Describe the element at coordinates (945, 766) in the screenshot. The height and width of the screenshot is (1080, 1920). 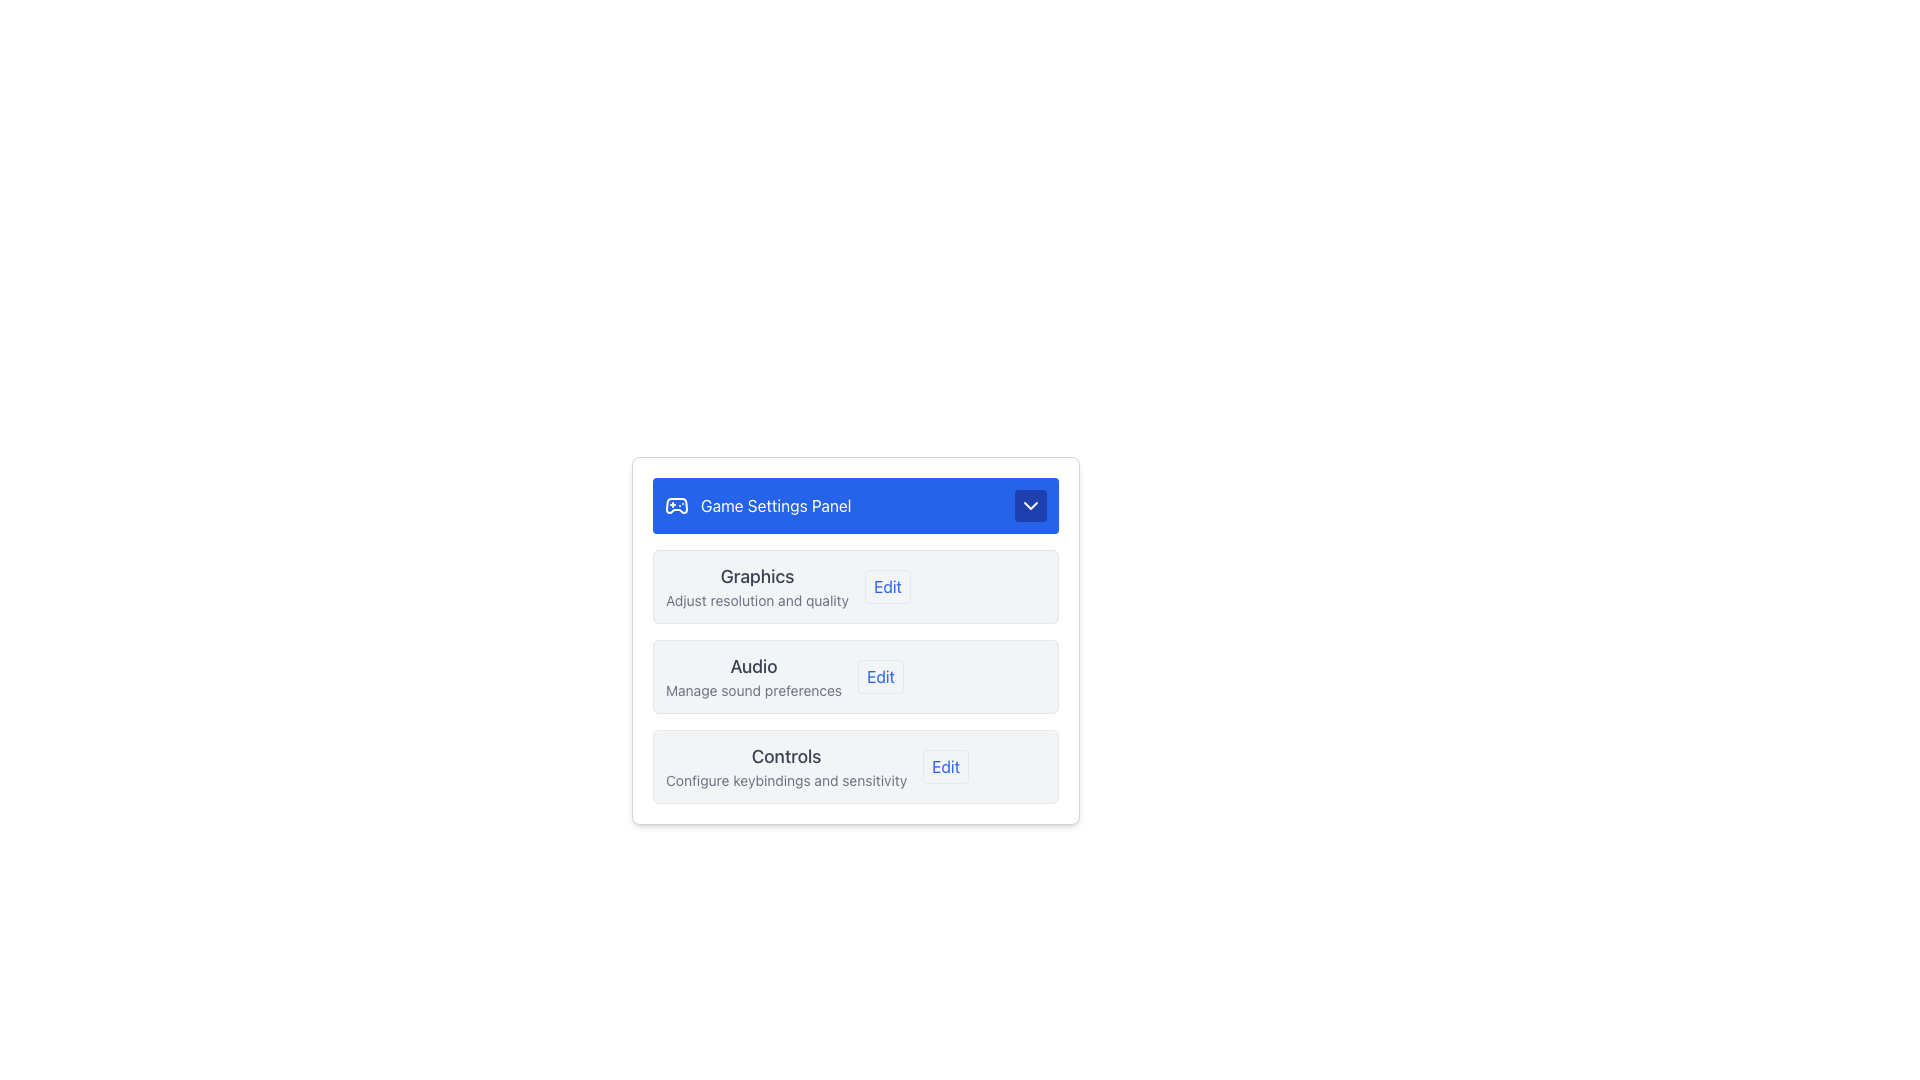
I see `the 'Edit' button with bold blue text located in the Controls section of the Game Settings Panel to invoke the edit functionality` at that location.